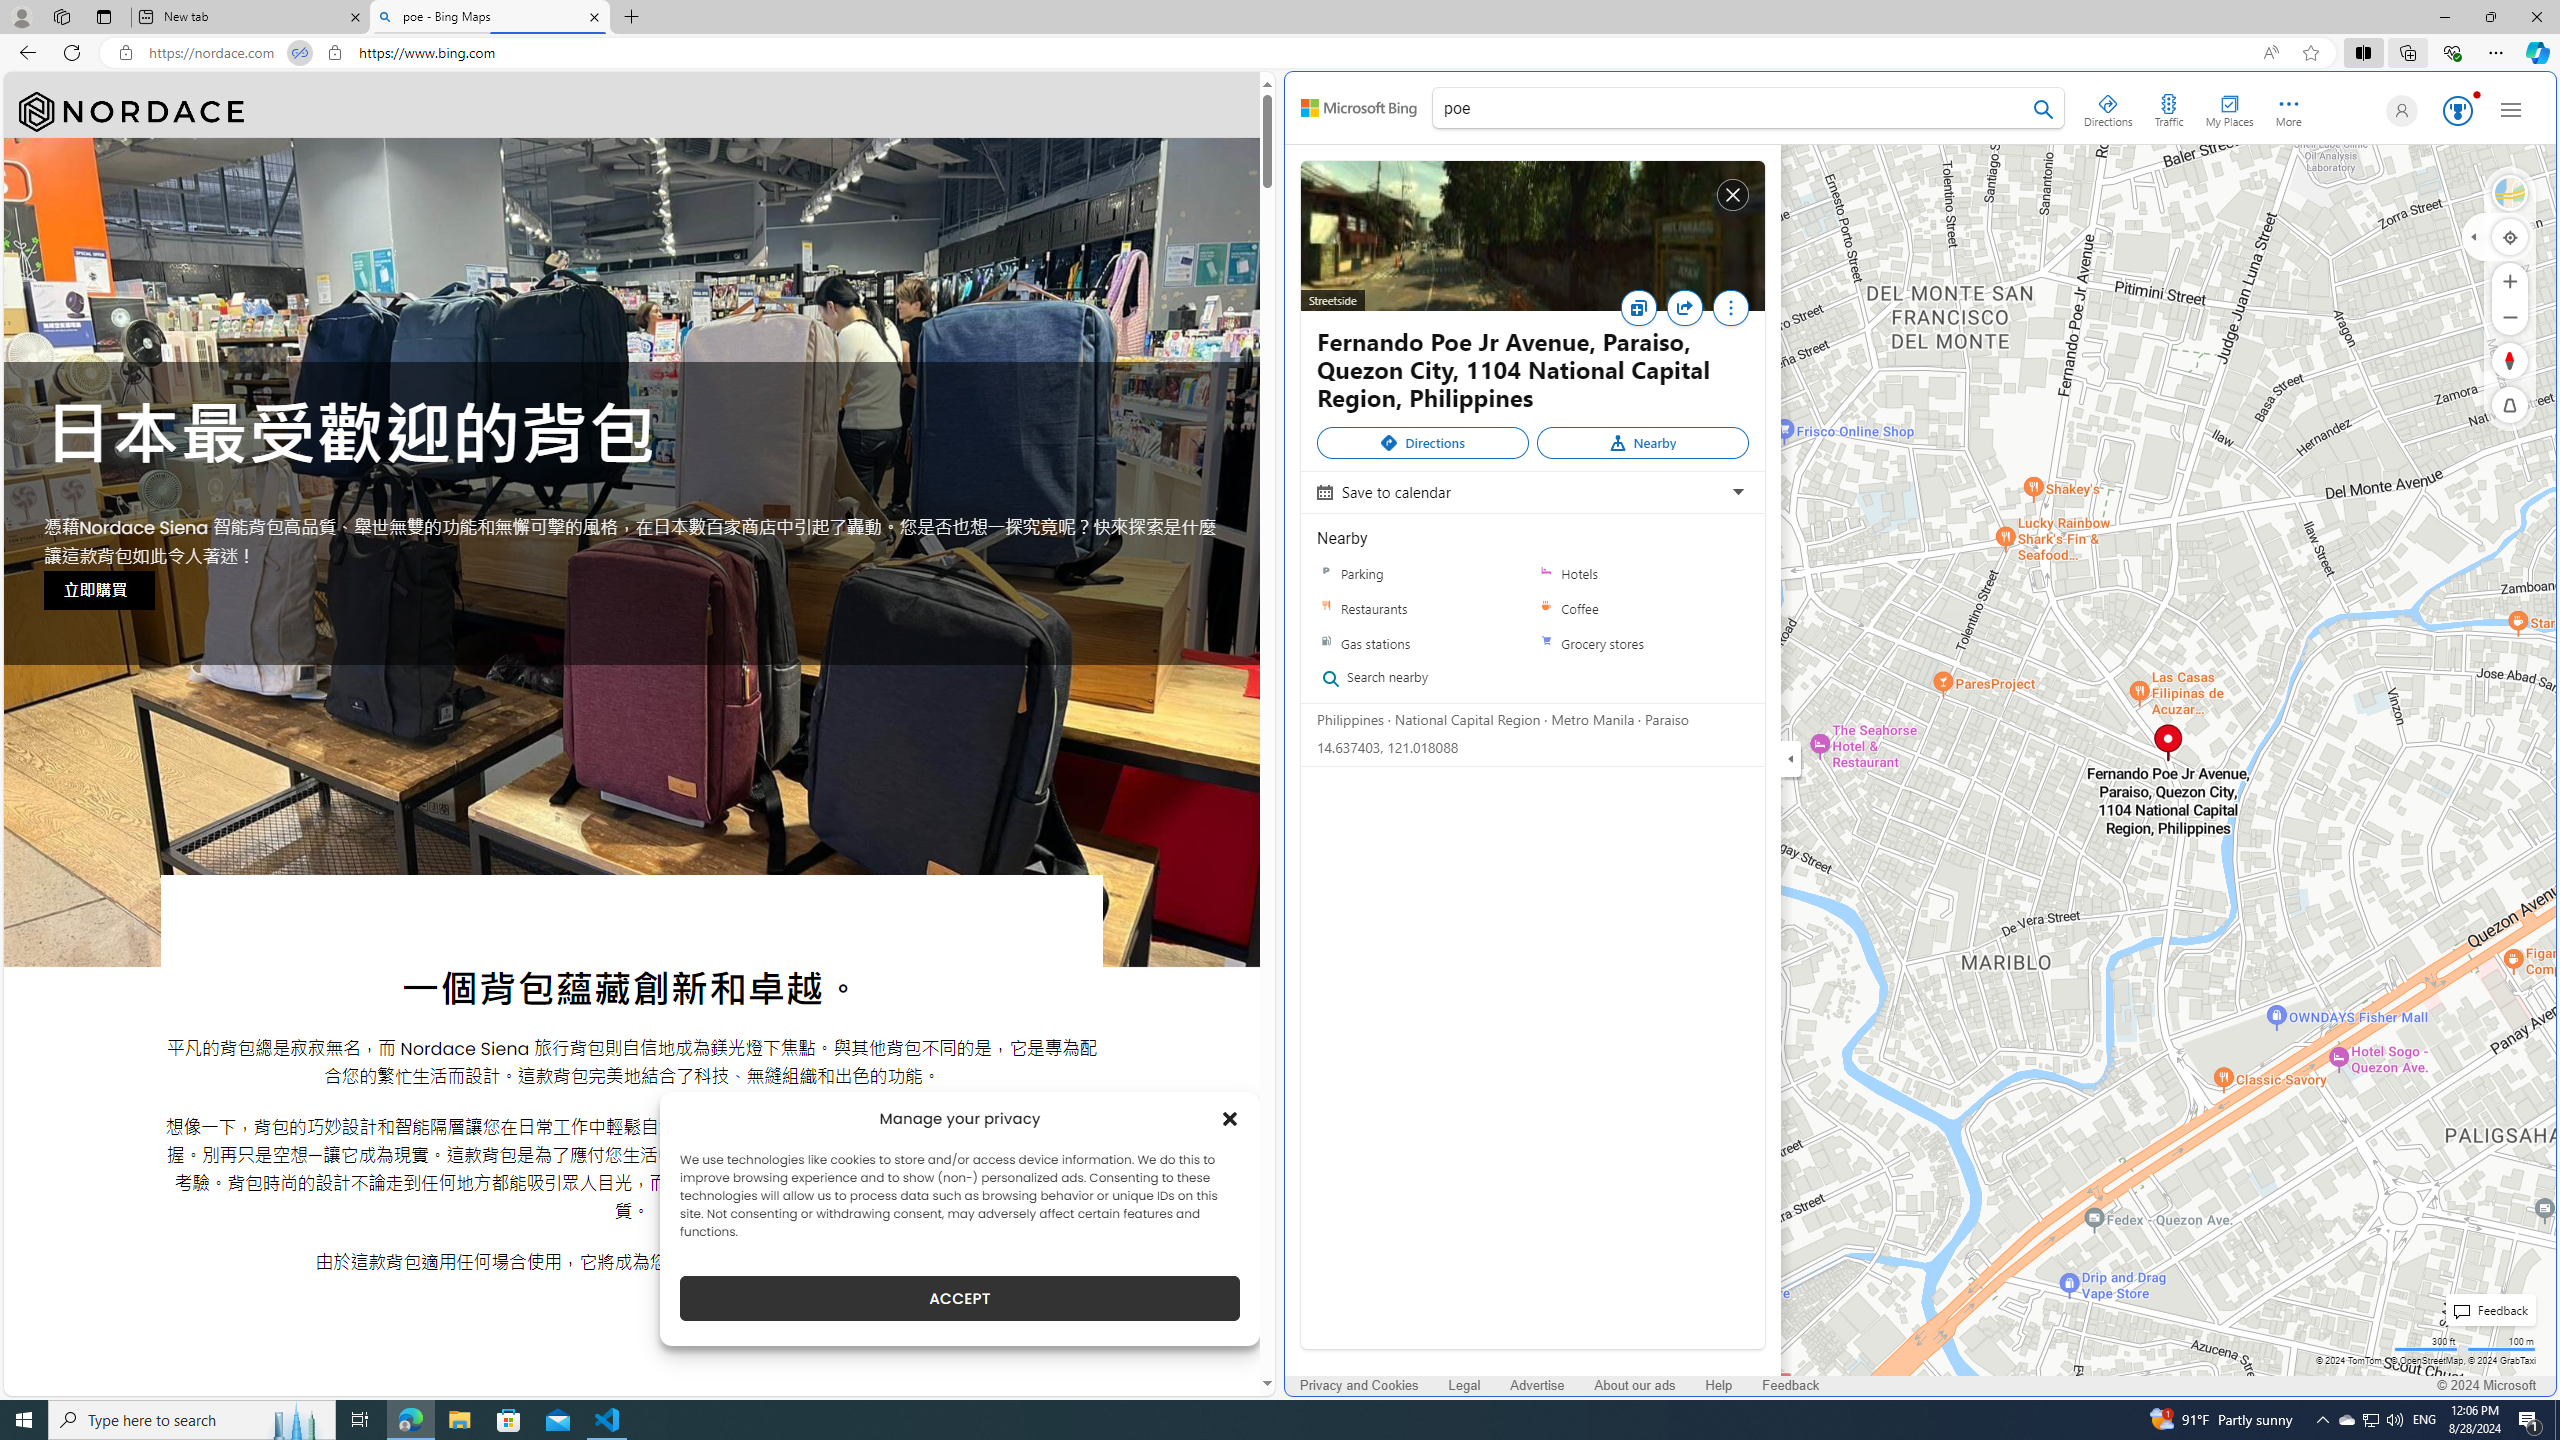 This screenshot has height=1440, width=2560. Describe the element at coordinates (2510, 280) in the screenshot. I see `'Zoom In'` at that location.